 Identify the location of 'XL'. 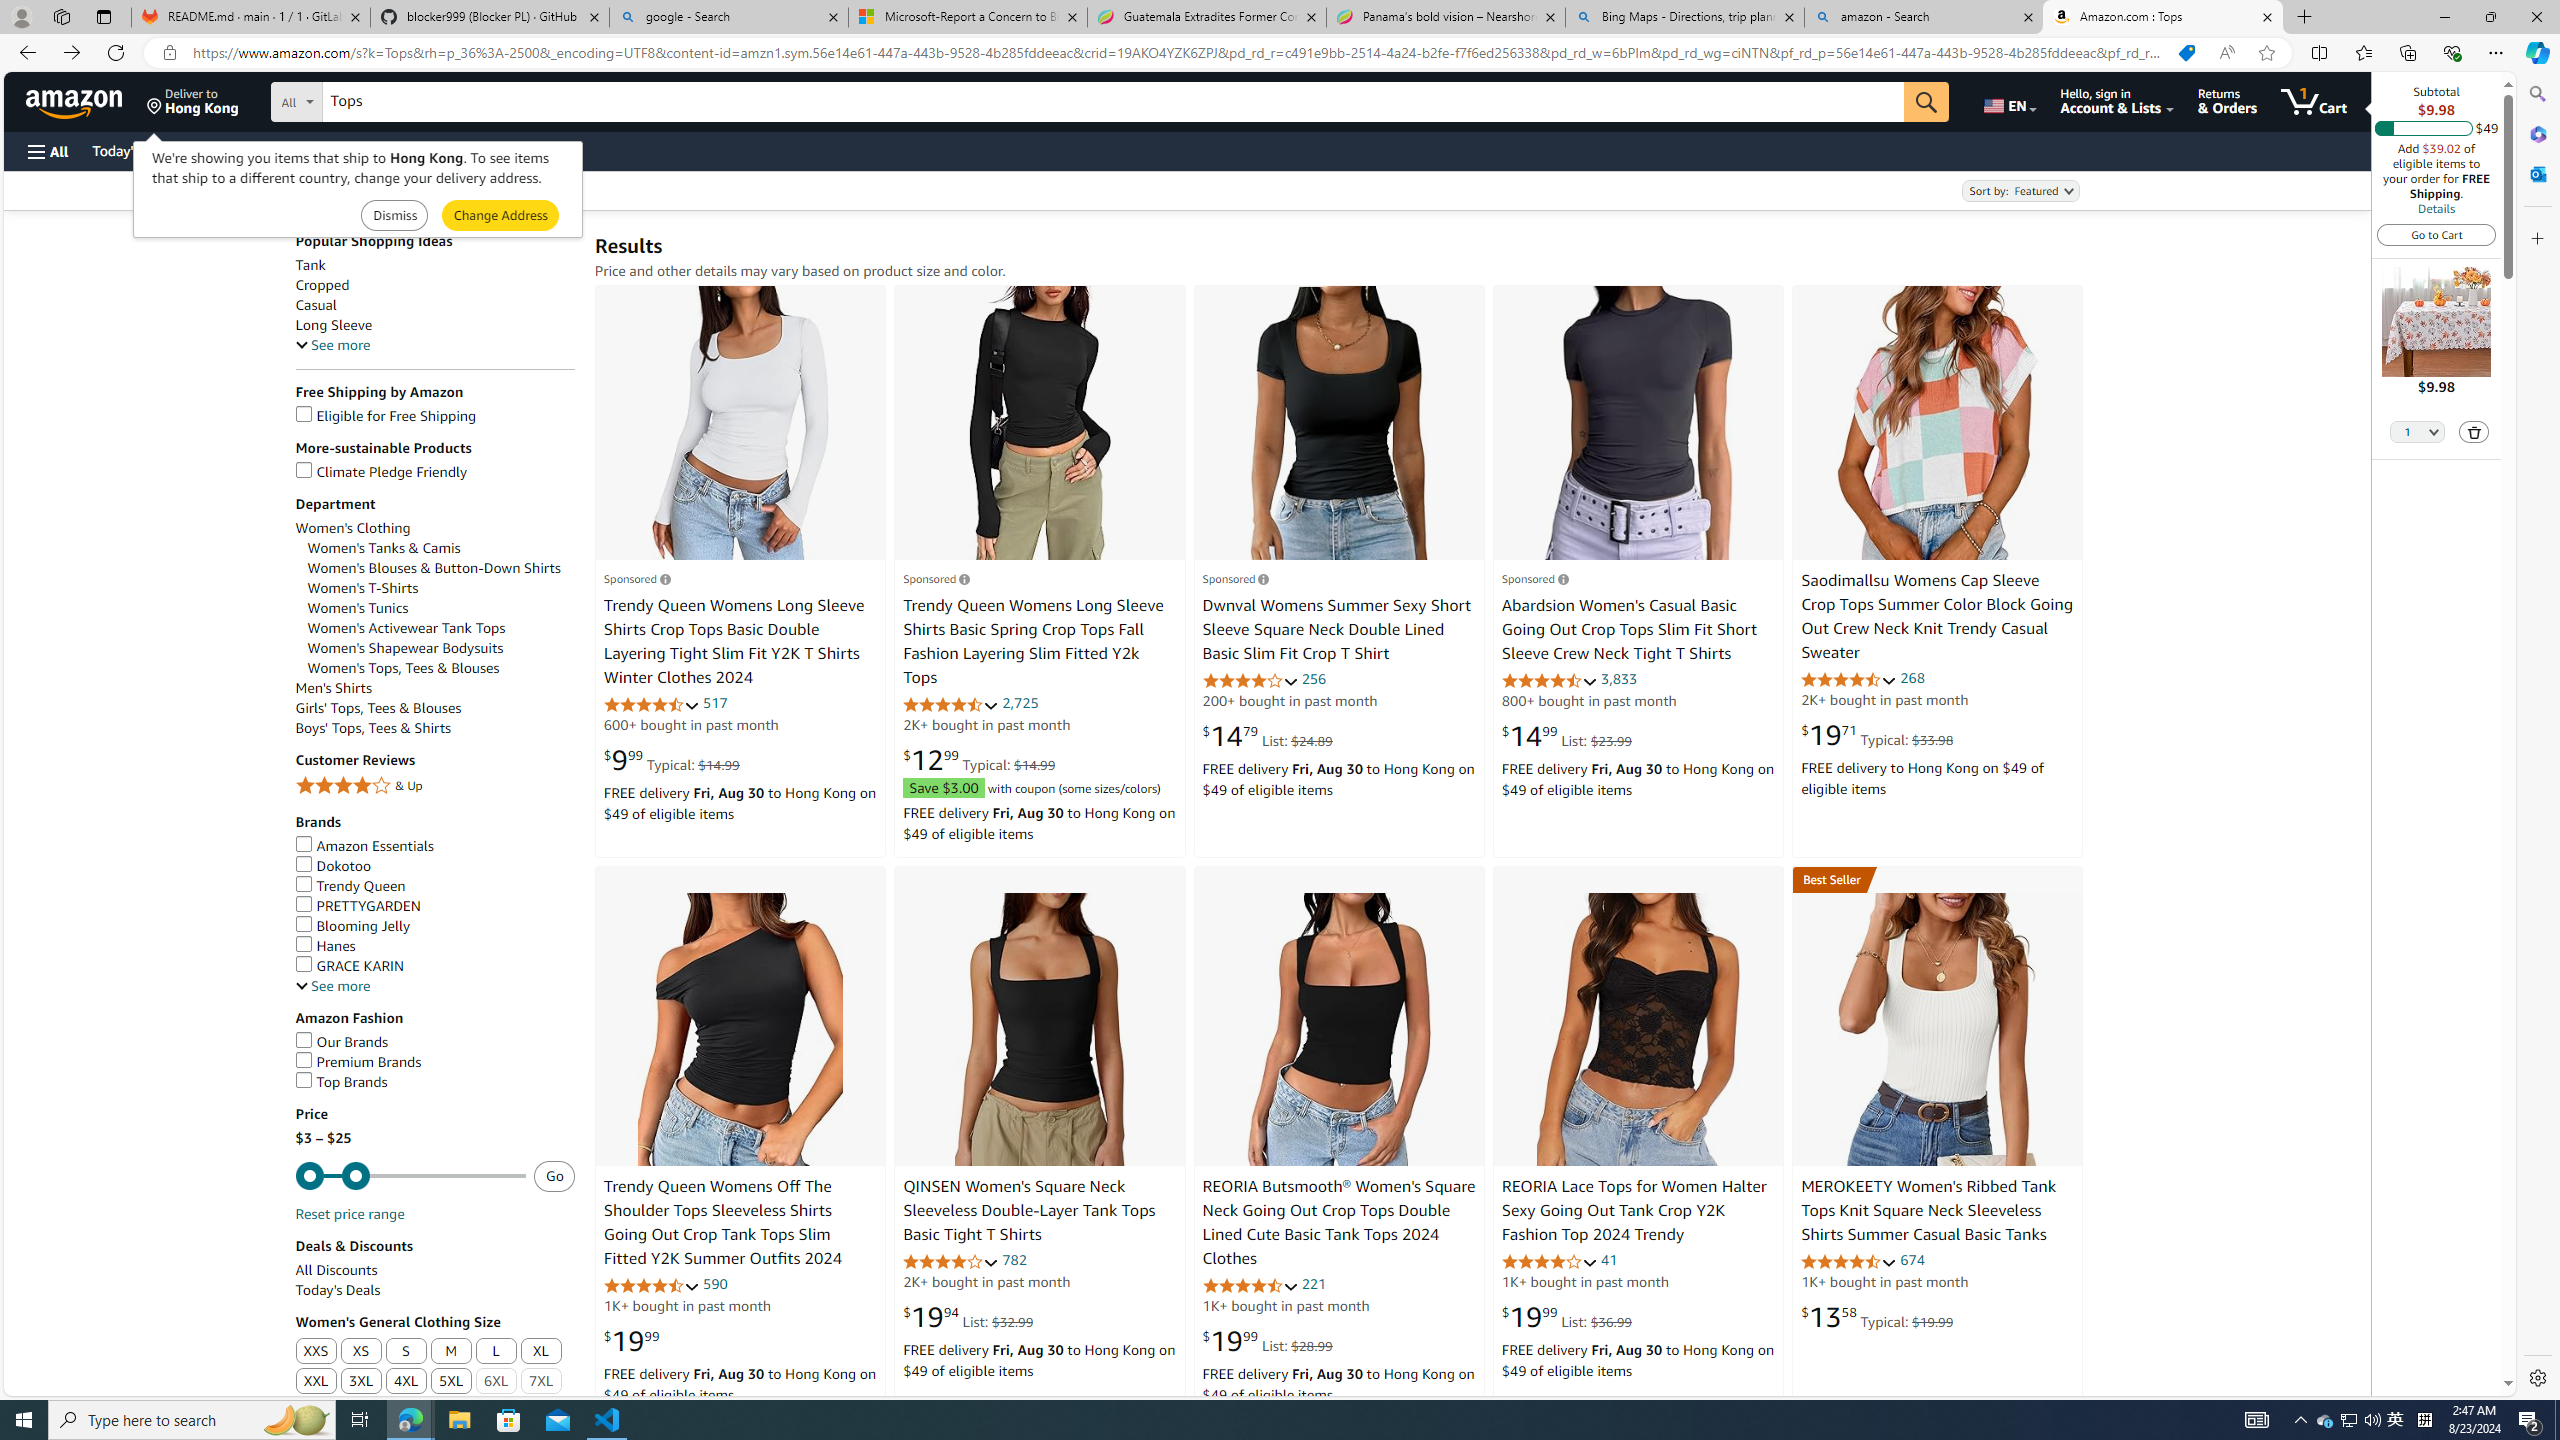
(541, 1351).